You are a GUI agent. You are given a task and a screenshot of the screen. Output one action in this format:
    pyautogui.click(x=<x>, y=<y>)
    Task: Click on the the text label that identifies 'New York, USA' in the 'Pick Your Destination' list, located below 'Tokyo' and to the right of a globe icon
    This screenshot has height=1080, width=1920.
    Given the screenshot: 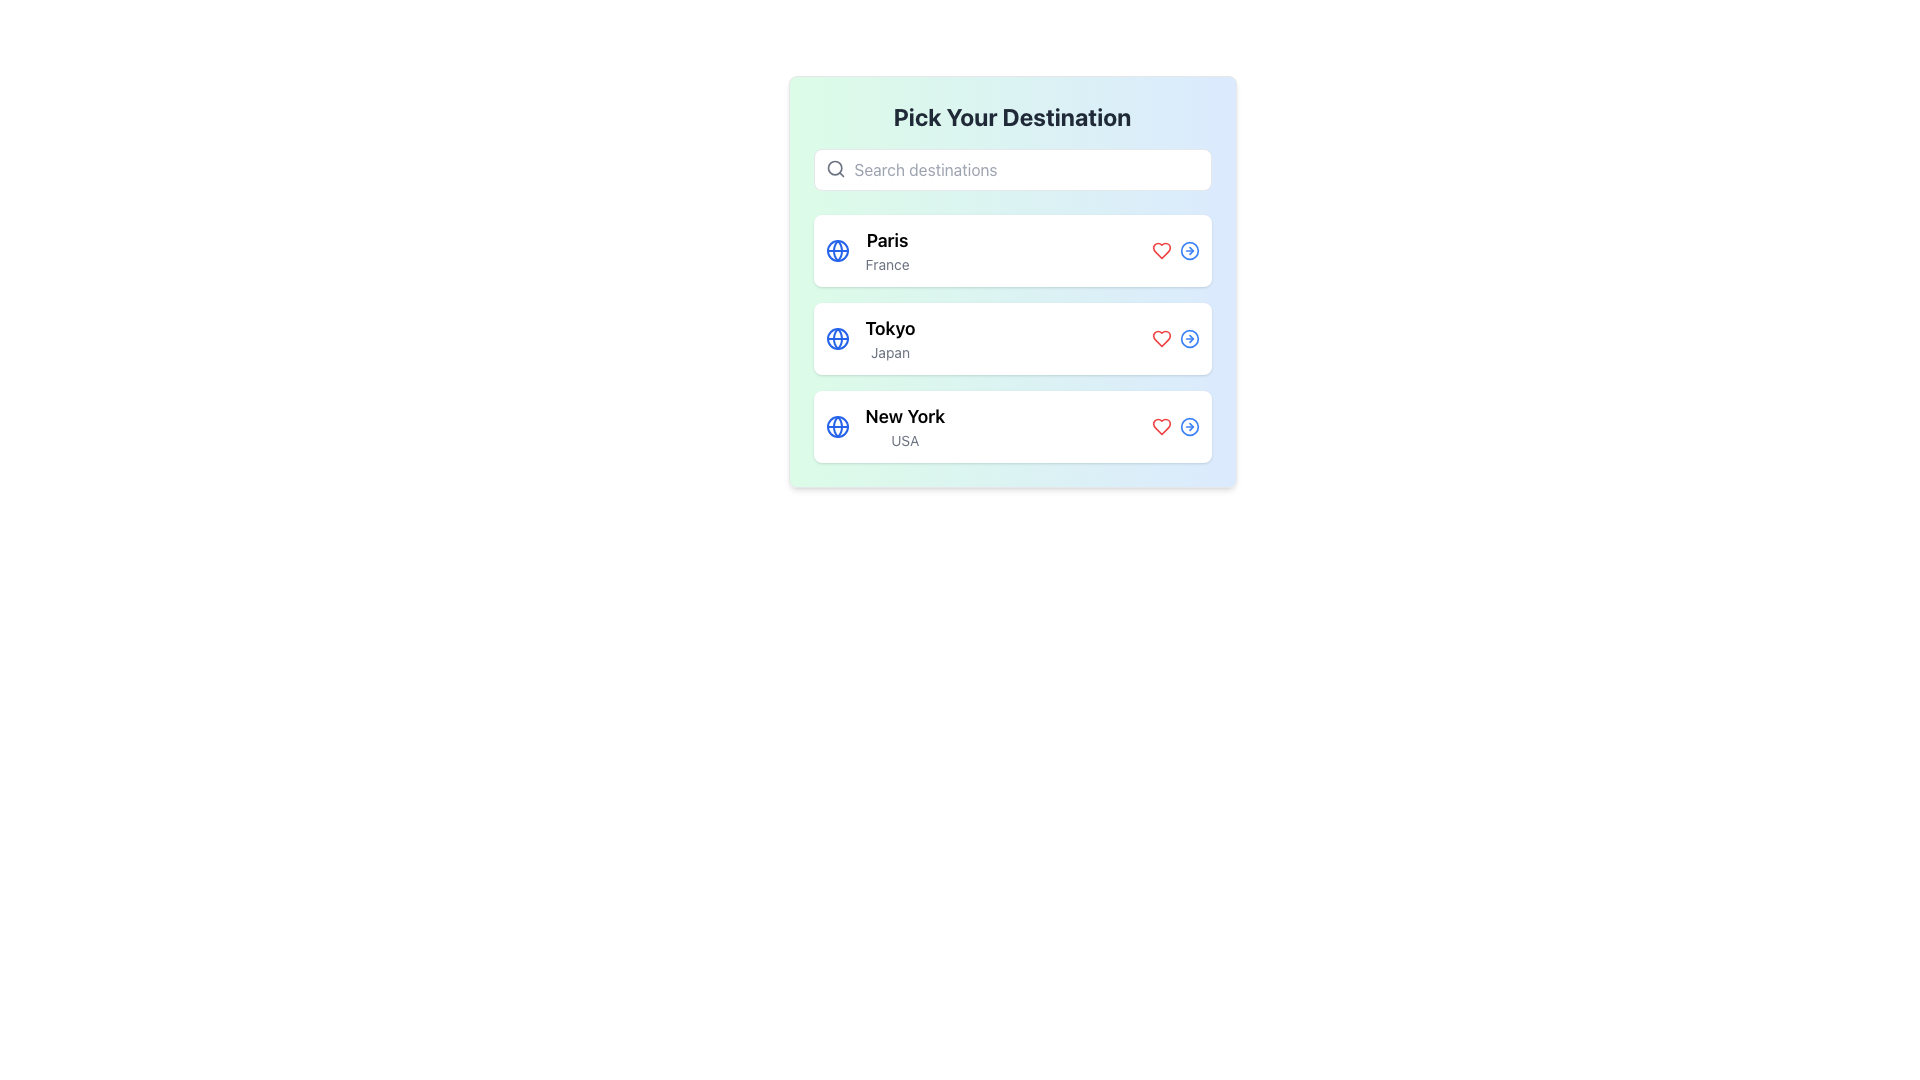 What is the action you would take?
    pyautogui.click(x=904, y=426)
    